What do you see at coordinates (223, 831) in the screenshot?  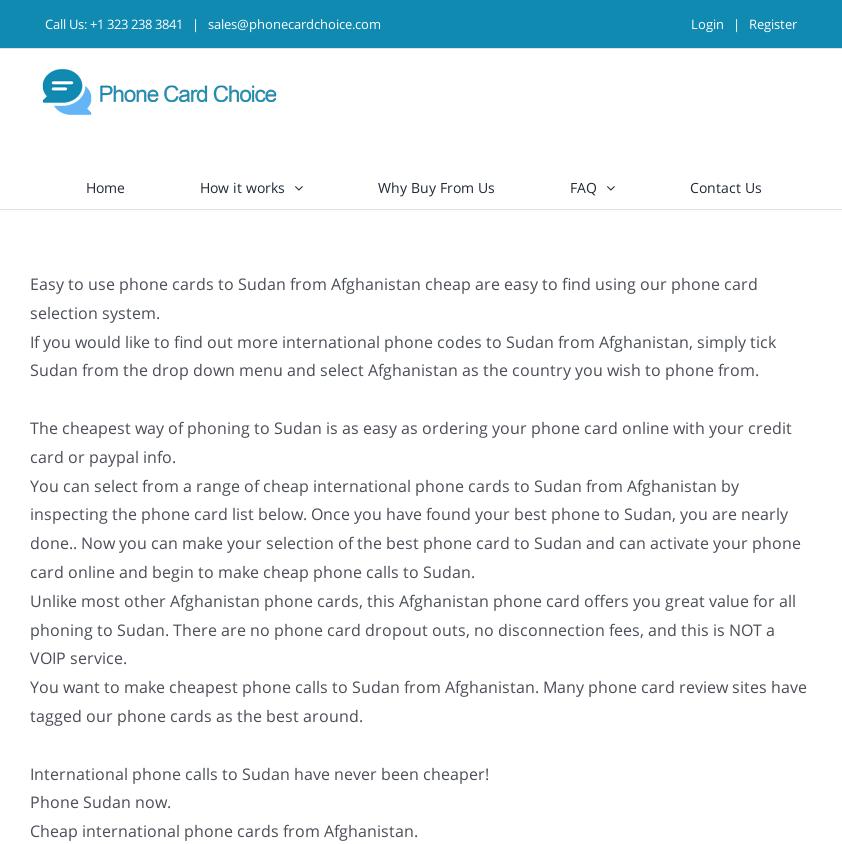 I see `'Cheap international phone cards from Afghanistan.'` at bounding box center [223, 831].